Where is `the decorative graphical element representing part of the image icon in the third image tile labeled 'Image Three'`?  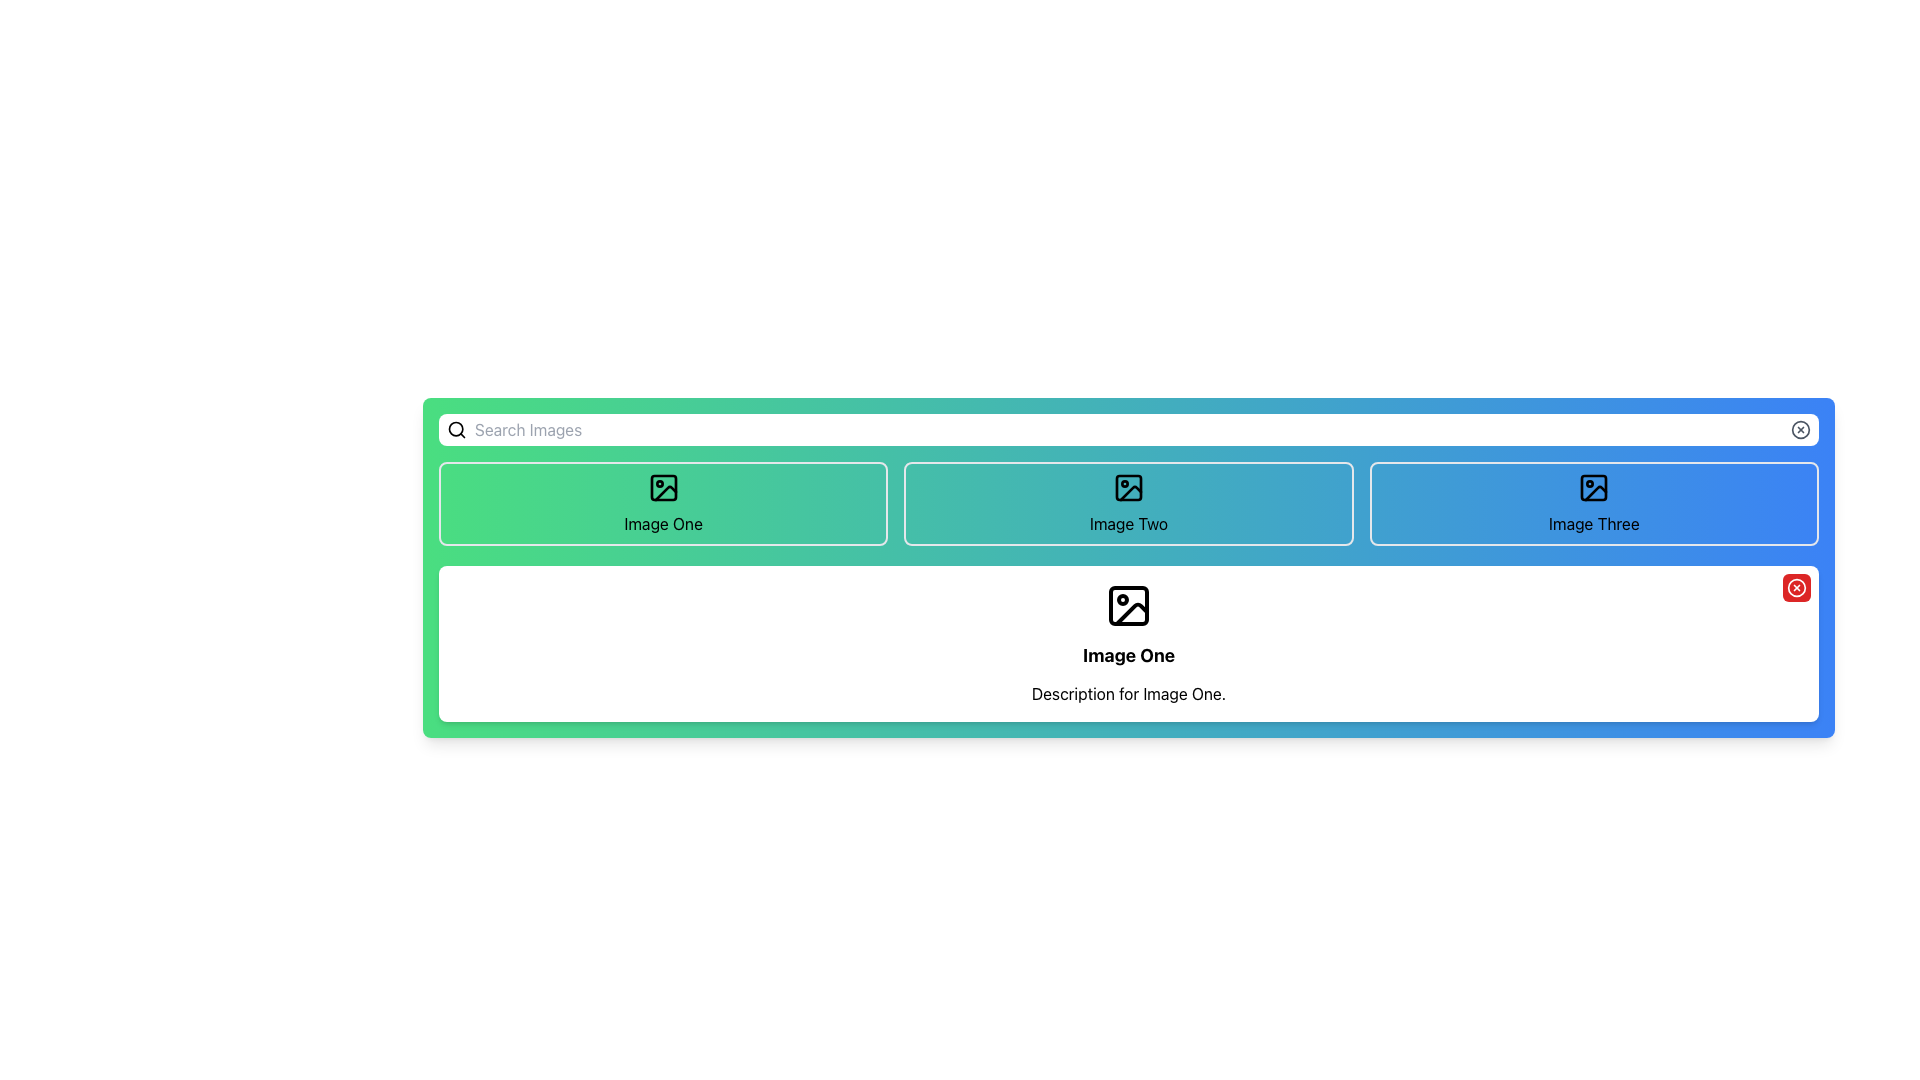 the decorative graphical element representing part of the image icon in the third image tile labeled 'Image Three' is located at coordinates (1593, 488).